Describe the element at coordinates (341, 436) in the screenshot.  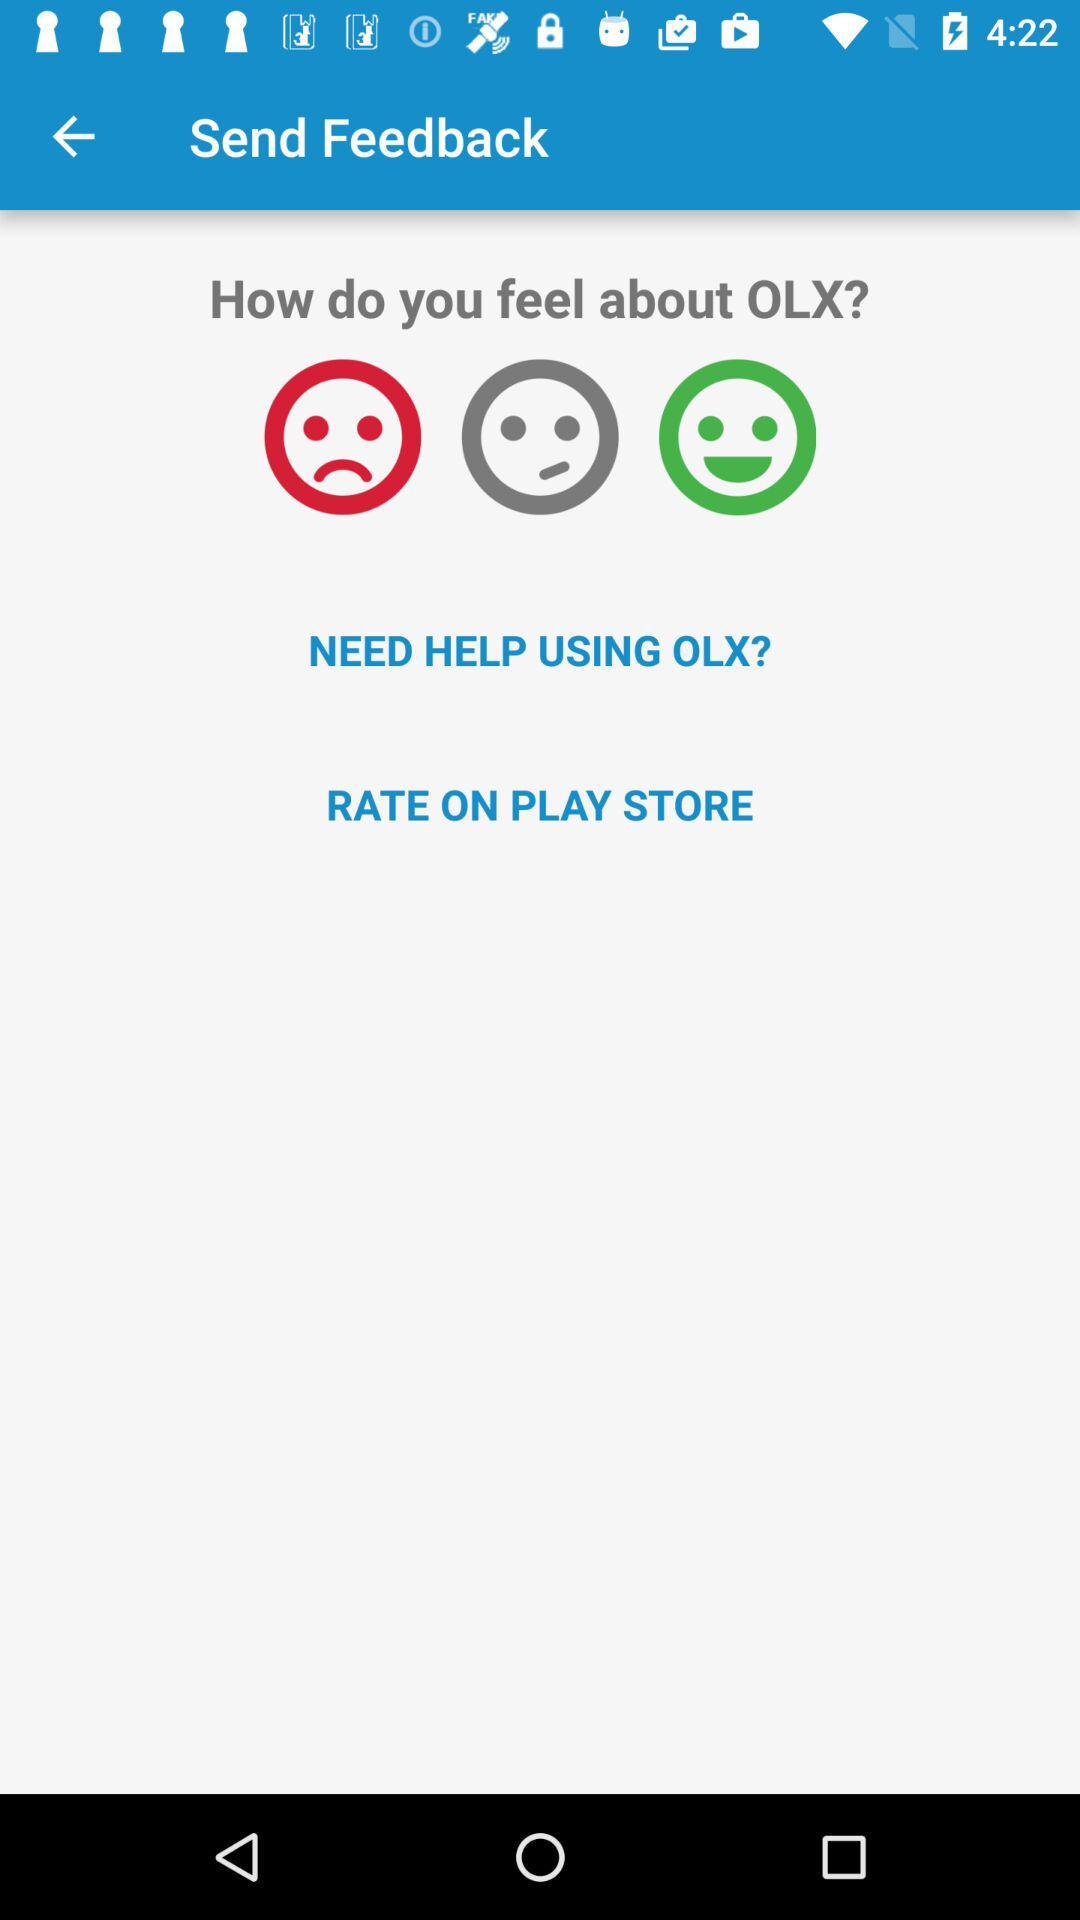
I see `the emoji icon` at that location.